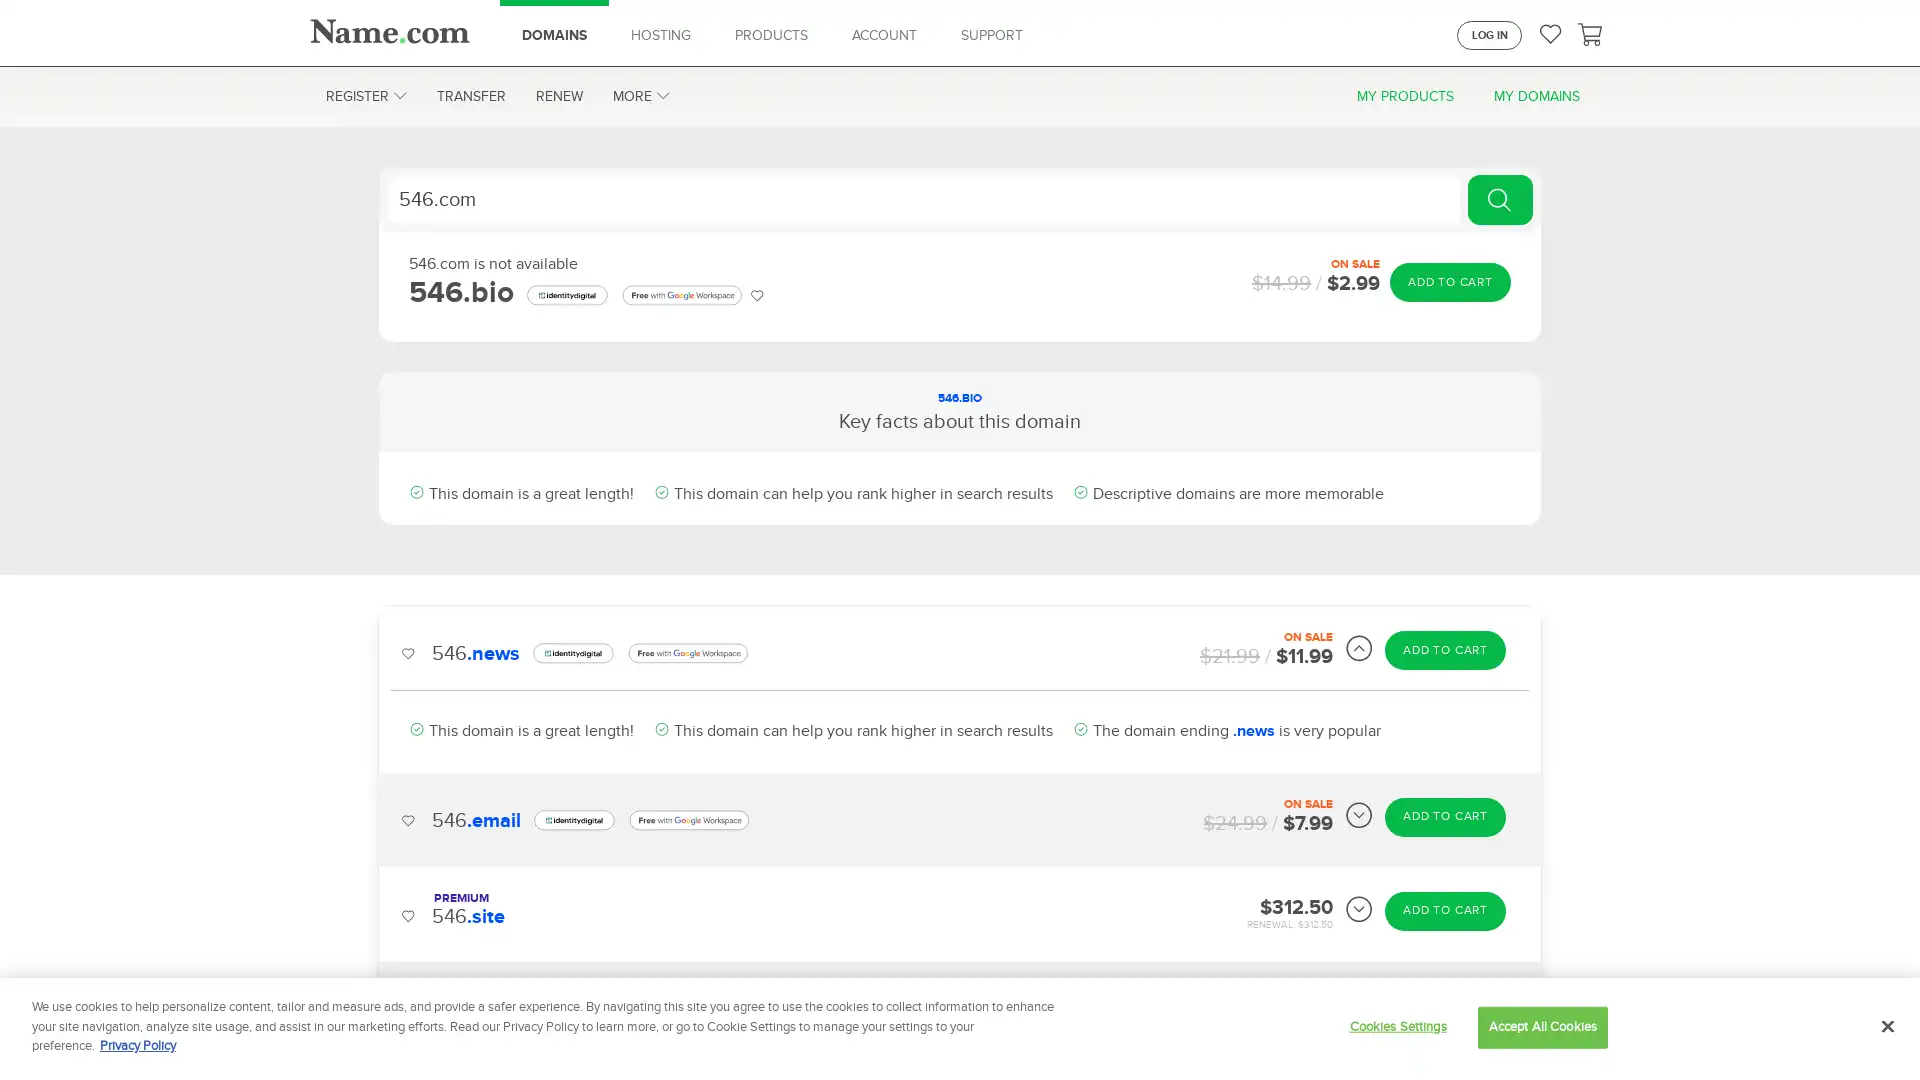 The height and width of the screenshot is (1080, 1920). I want to click on ADD TO CART, so click(1445, 837).